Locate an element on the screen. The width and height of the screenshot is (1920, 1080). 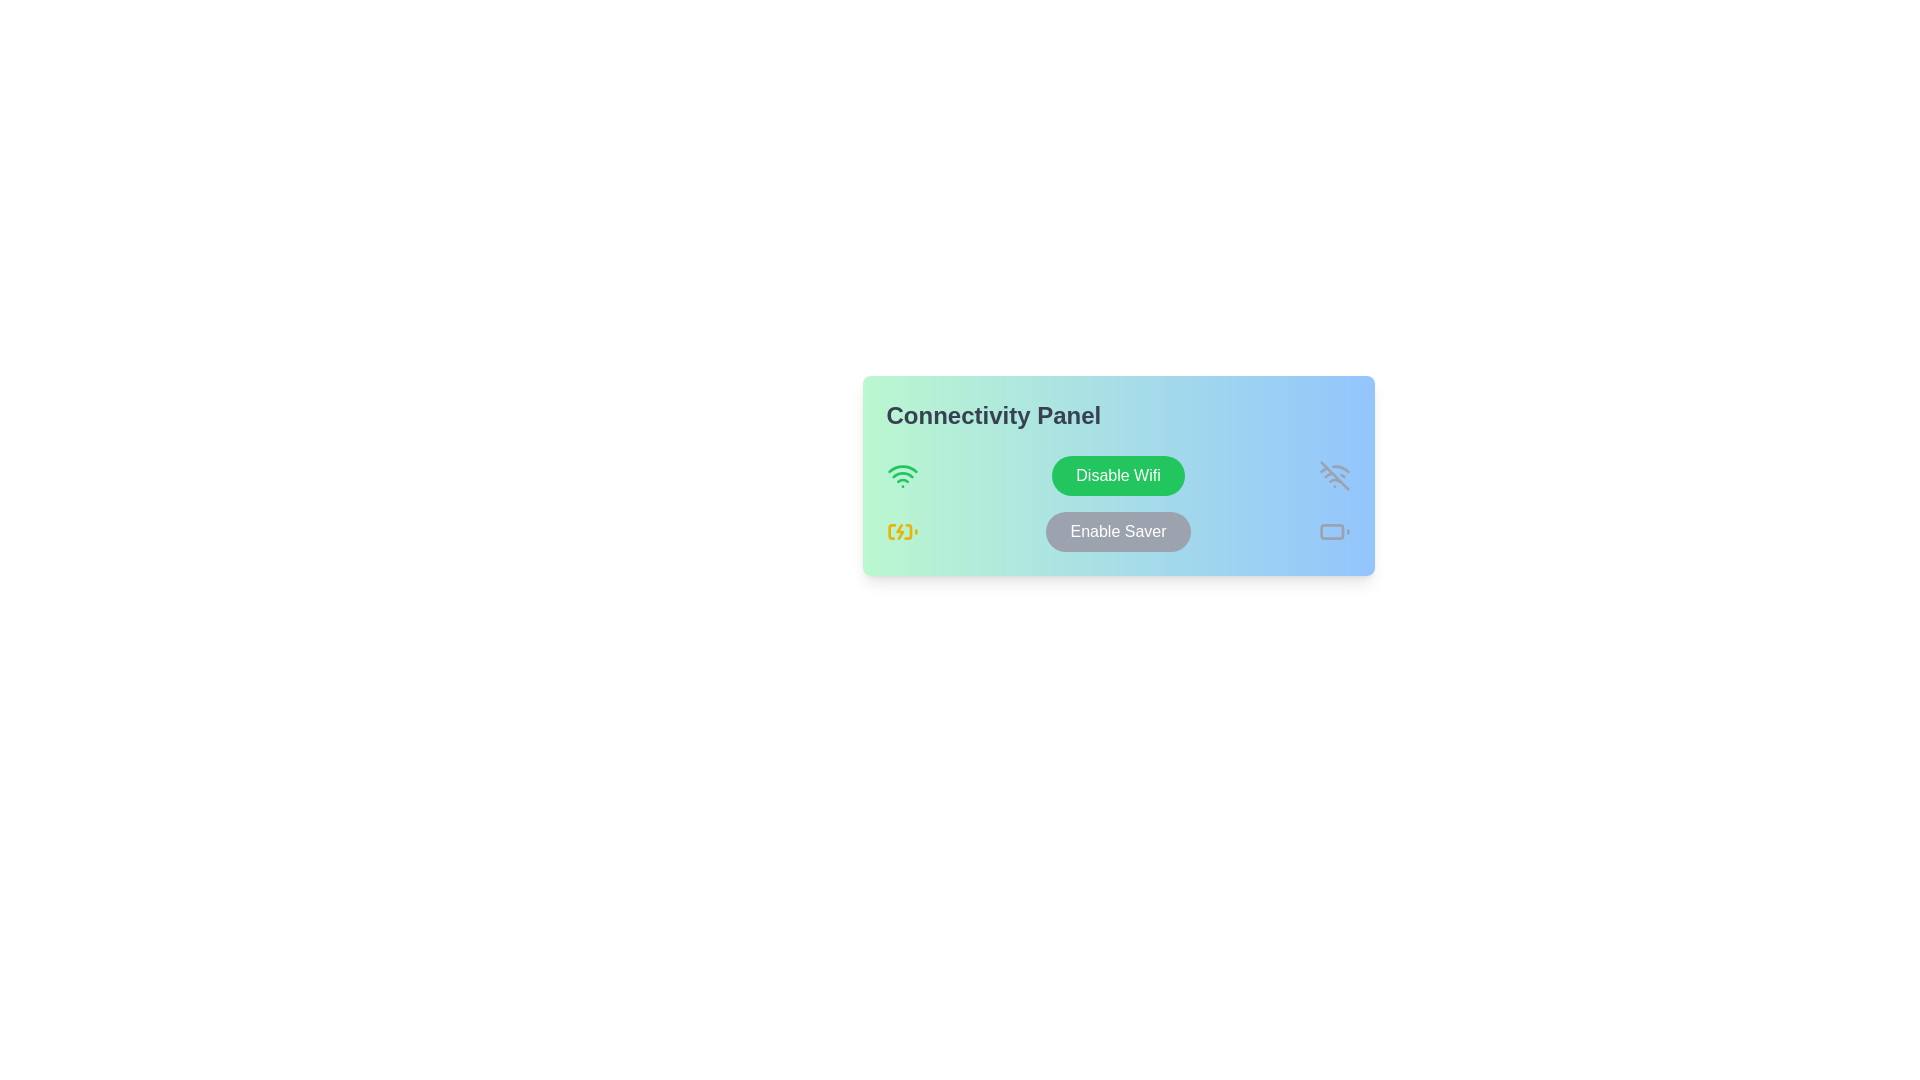
the second interactive button in the vertical list below the 'Disable Wifi' text is located at coordinates (1117, 531).